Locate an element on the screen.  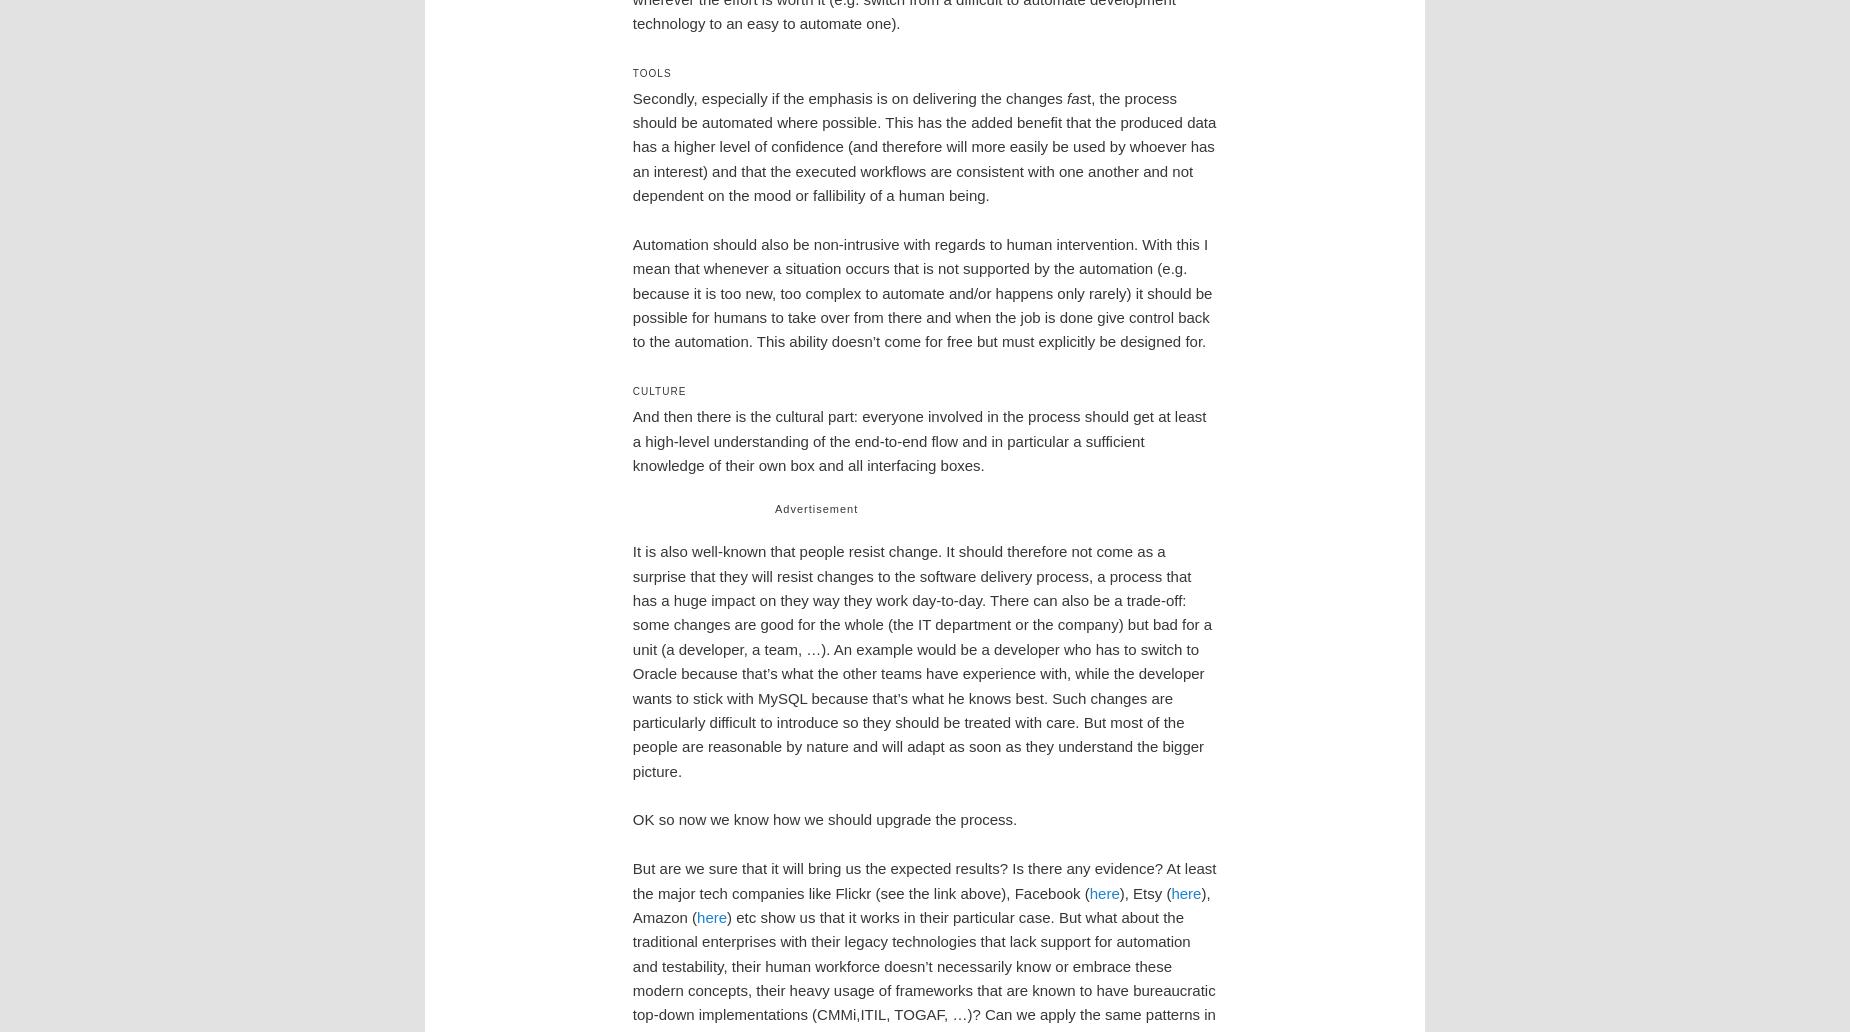
'Automation should also be non-intrusive with regards to human intervention. With this I mean that whenever a situation occurs that is not supported by the automation (e.g. because it is too new, too complex to automate and/or happens only rarely) it should be possible for humans to take over from there and when the job is done give control back to the automation. This ability doesn’t come for free but must explicitly be designed for.' is located at coordinates (922, 292).